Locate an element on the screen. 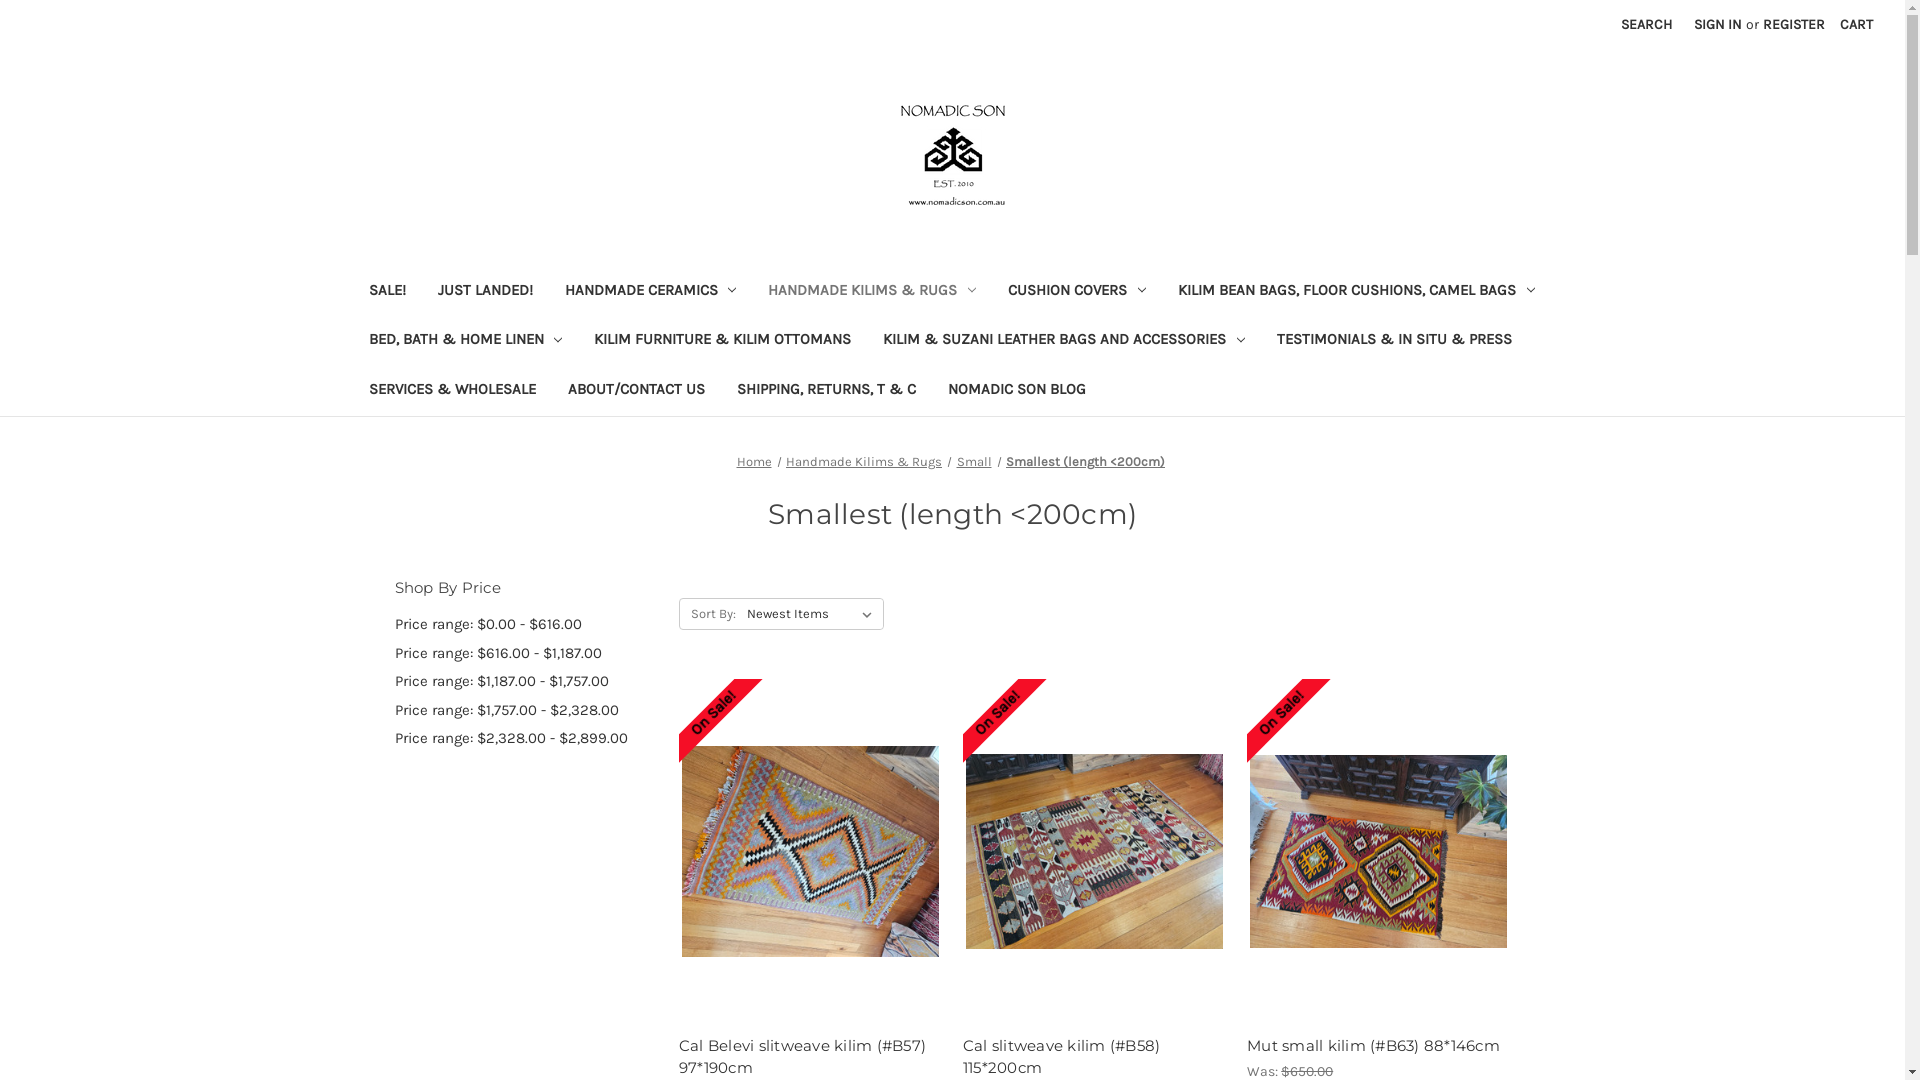 The width and height of the screenshot is (1920, 1080). 'SHIPPING, RETURNS, T & C' is located at coordinates (825, 391).